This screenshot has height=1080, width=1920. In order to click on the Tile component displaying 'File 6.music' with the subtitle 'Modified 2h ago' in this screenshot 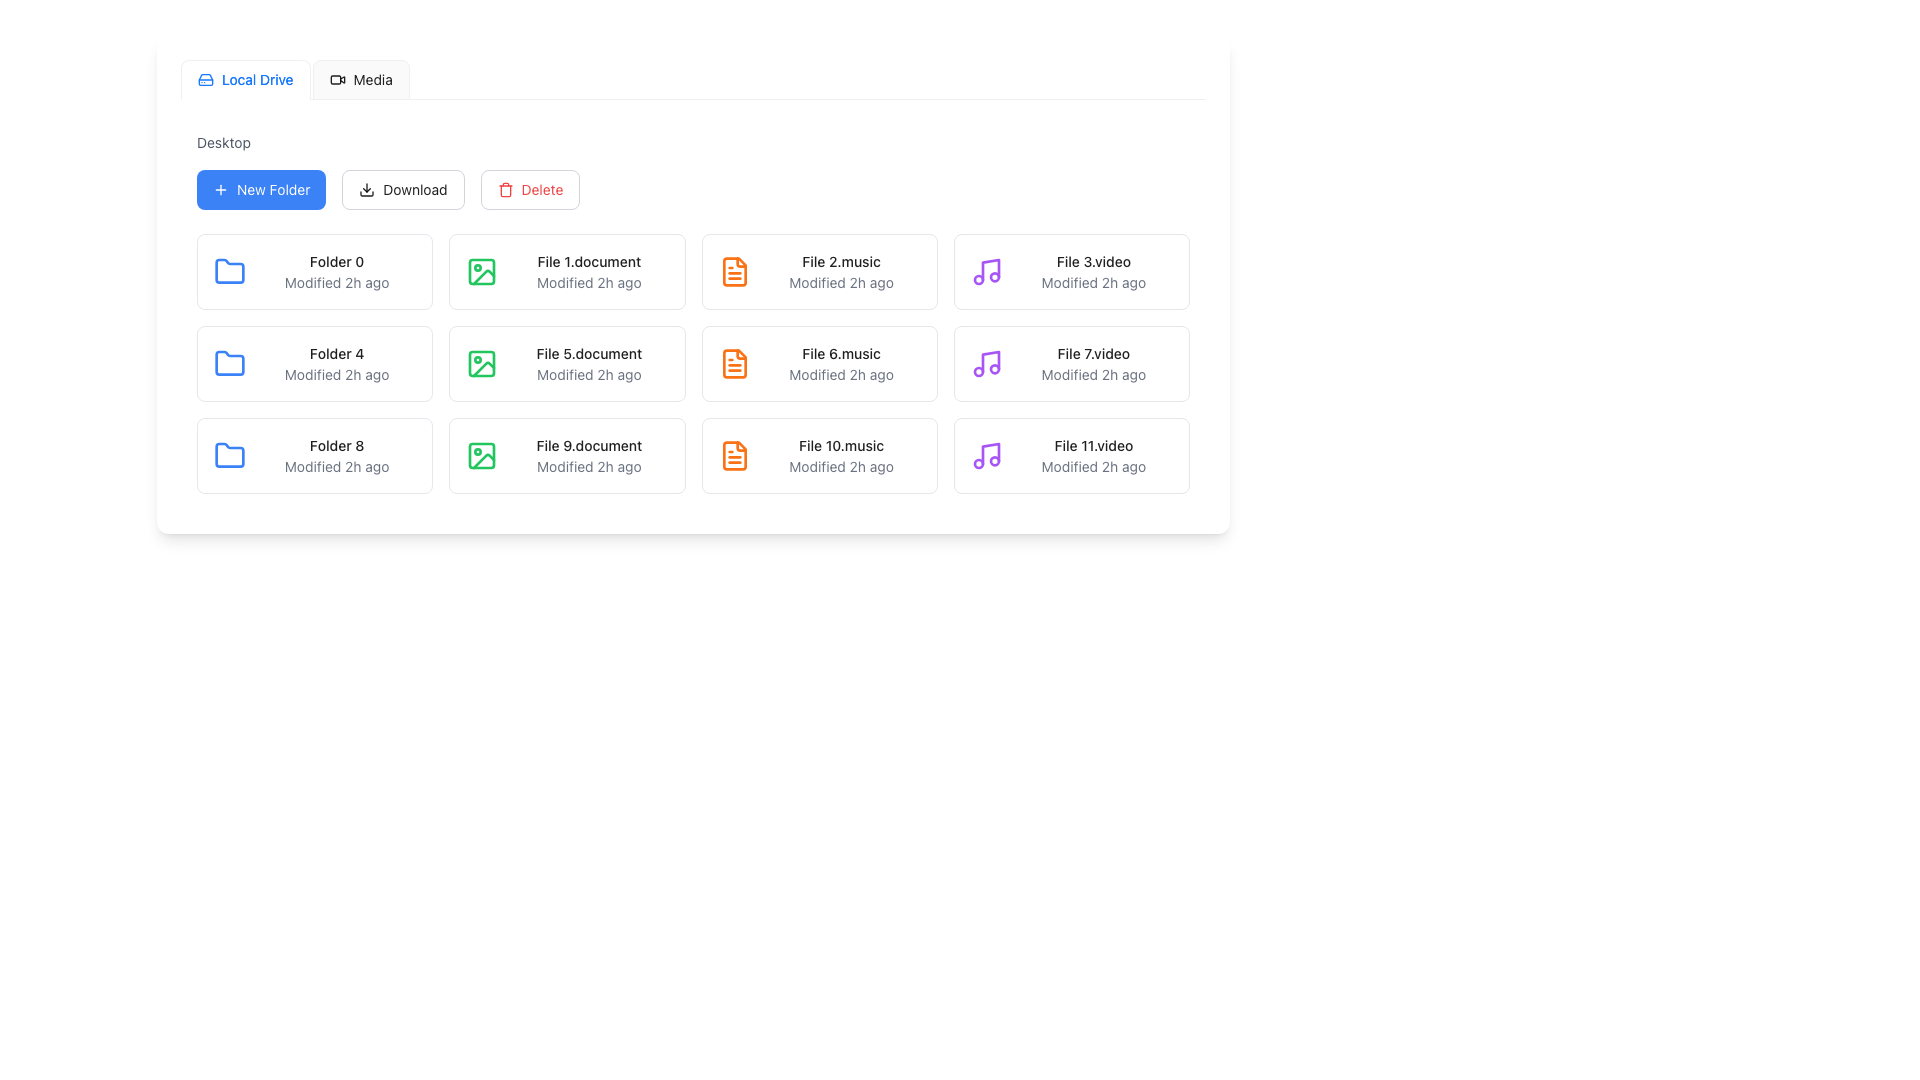, I will do `click(819, 363)`.